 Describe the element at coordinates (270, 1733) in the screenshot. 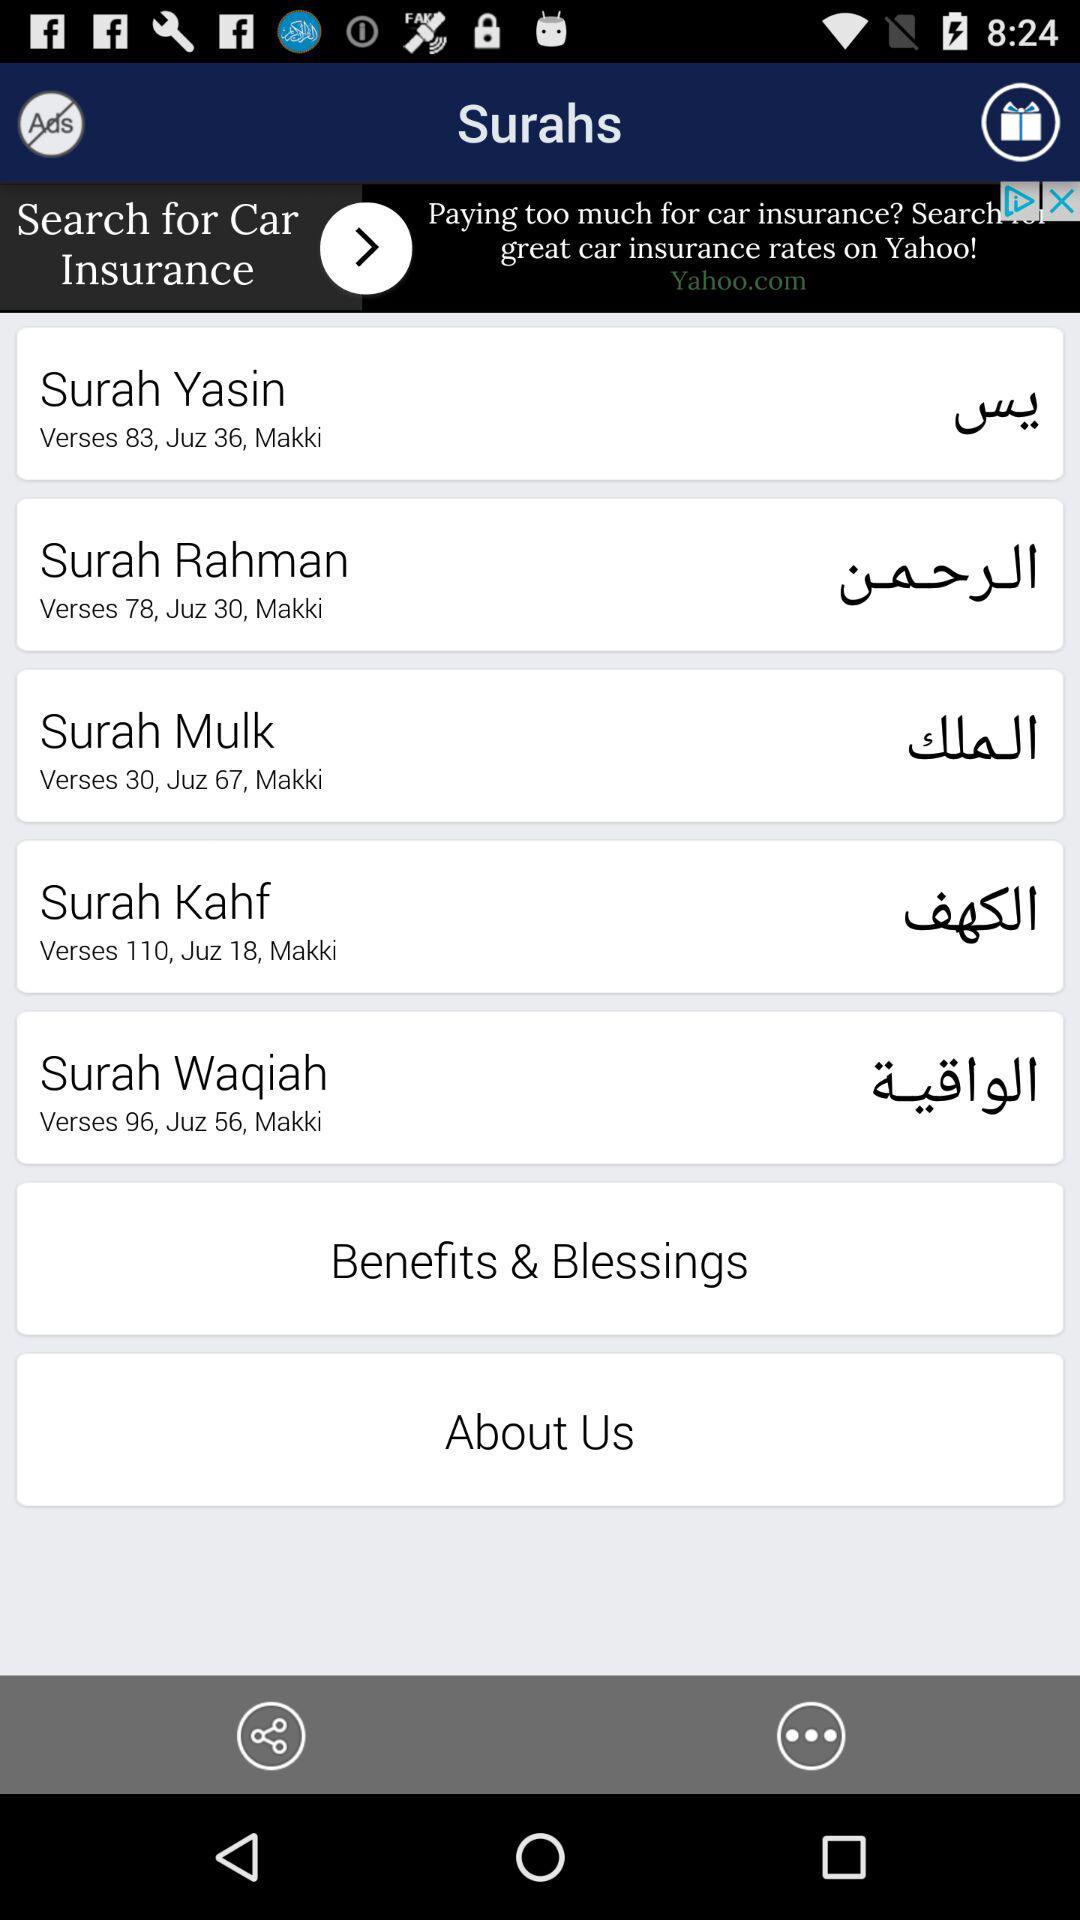

I see `link to` at that location.